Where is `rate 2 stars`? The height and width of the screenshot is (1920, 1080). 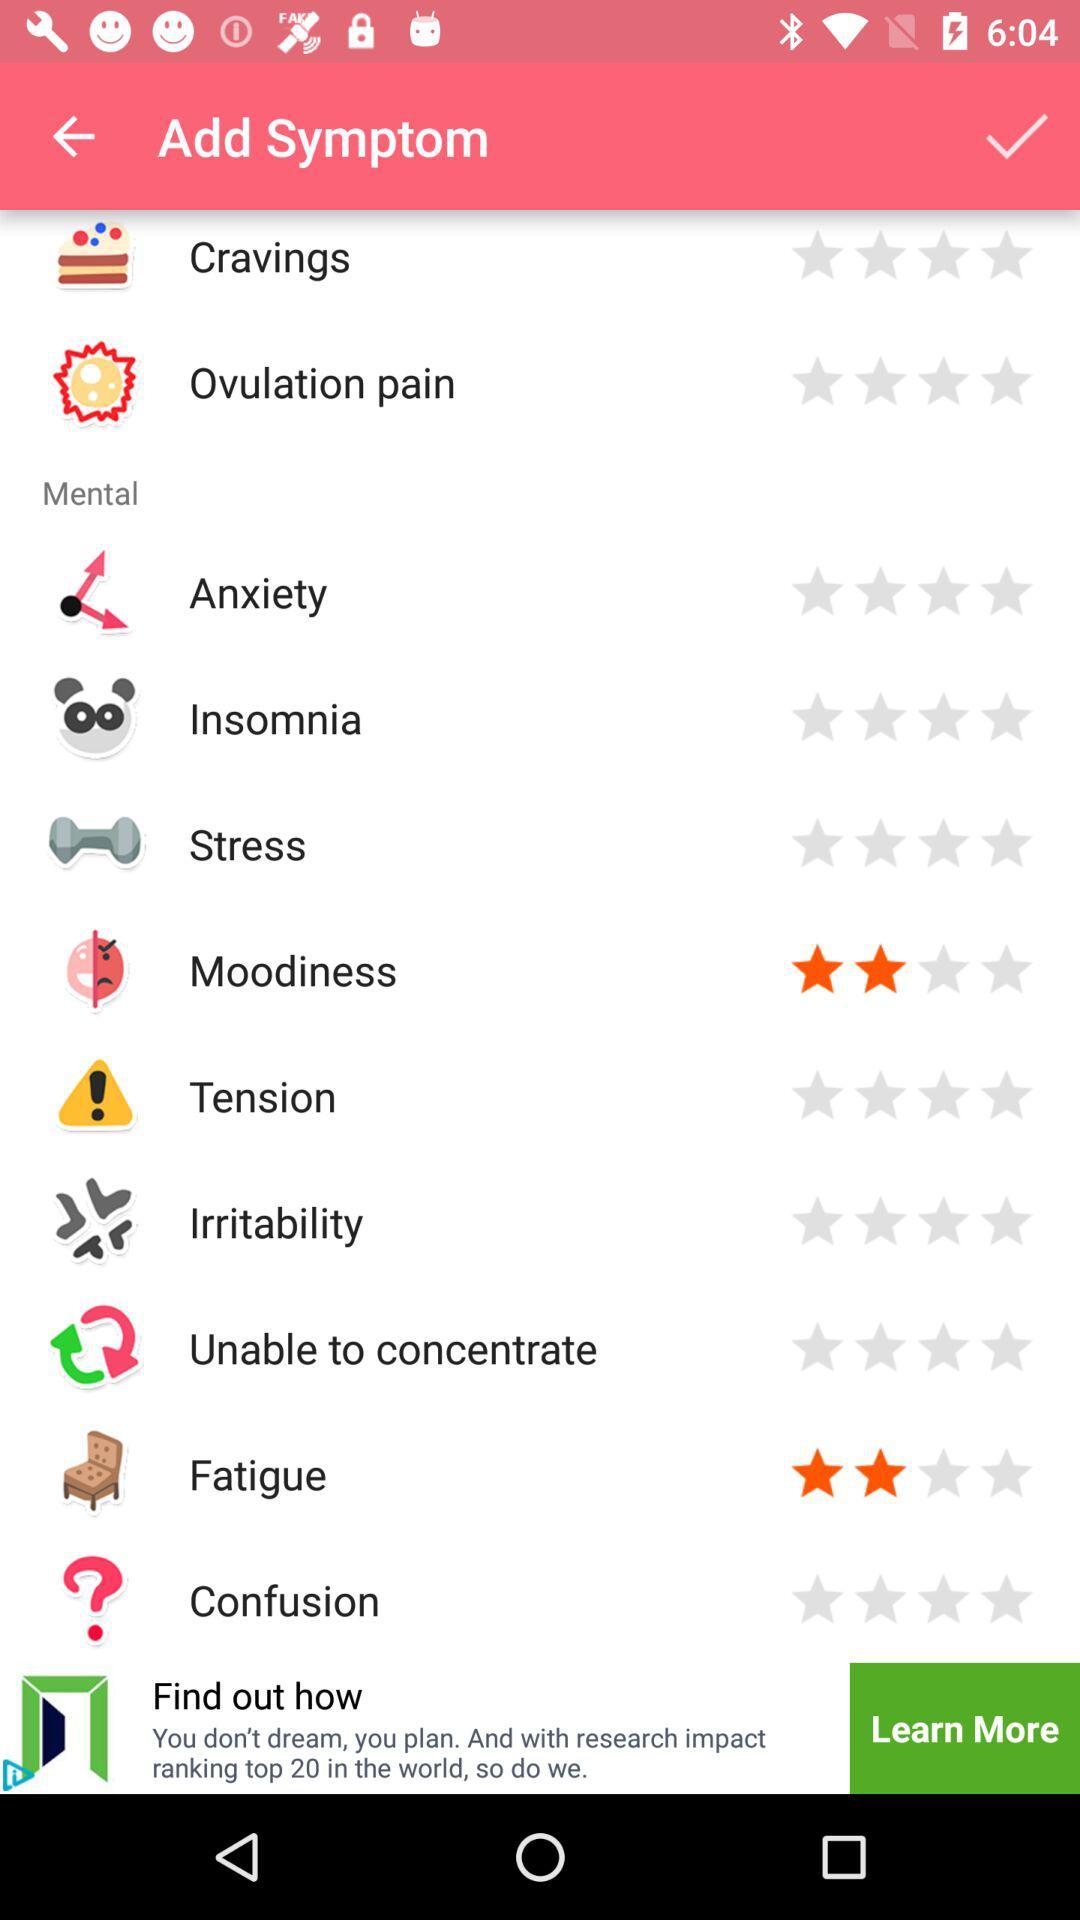
rate 2 stars is located at coordinates (879, 1473).